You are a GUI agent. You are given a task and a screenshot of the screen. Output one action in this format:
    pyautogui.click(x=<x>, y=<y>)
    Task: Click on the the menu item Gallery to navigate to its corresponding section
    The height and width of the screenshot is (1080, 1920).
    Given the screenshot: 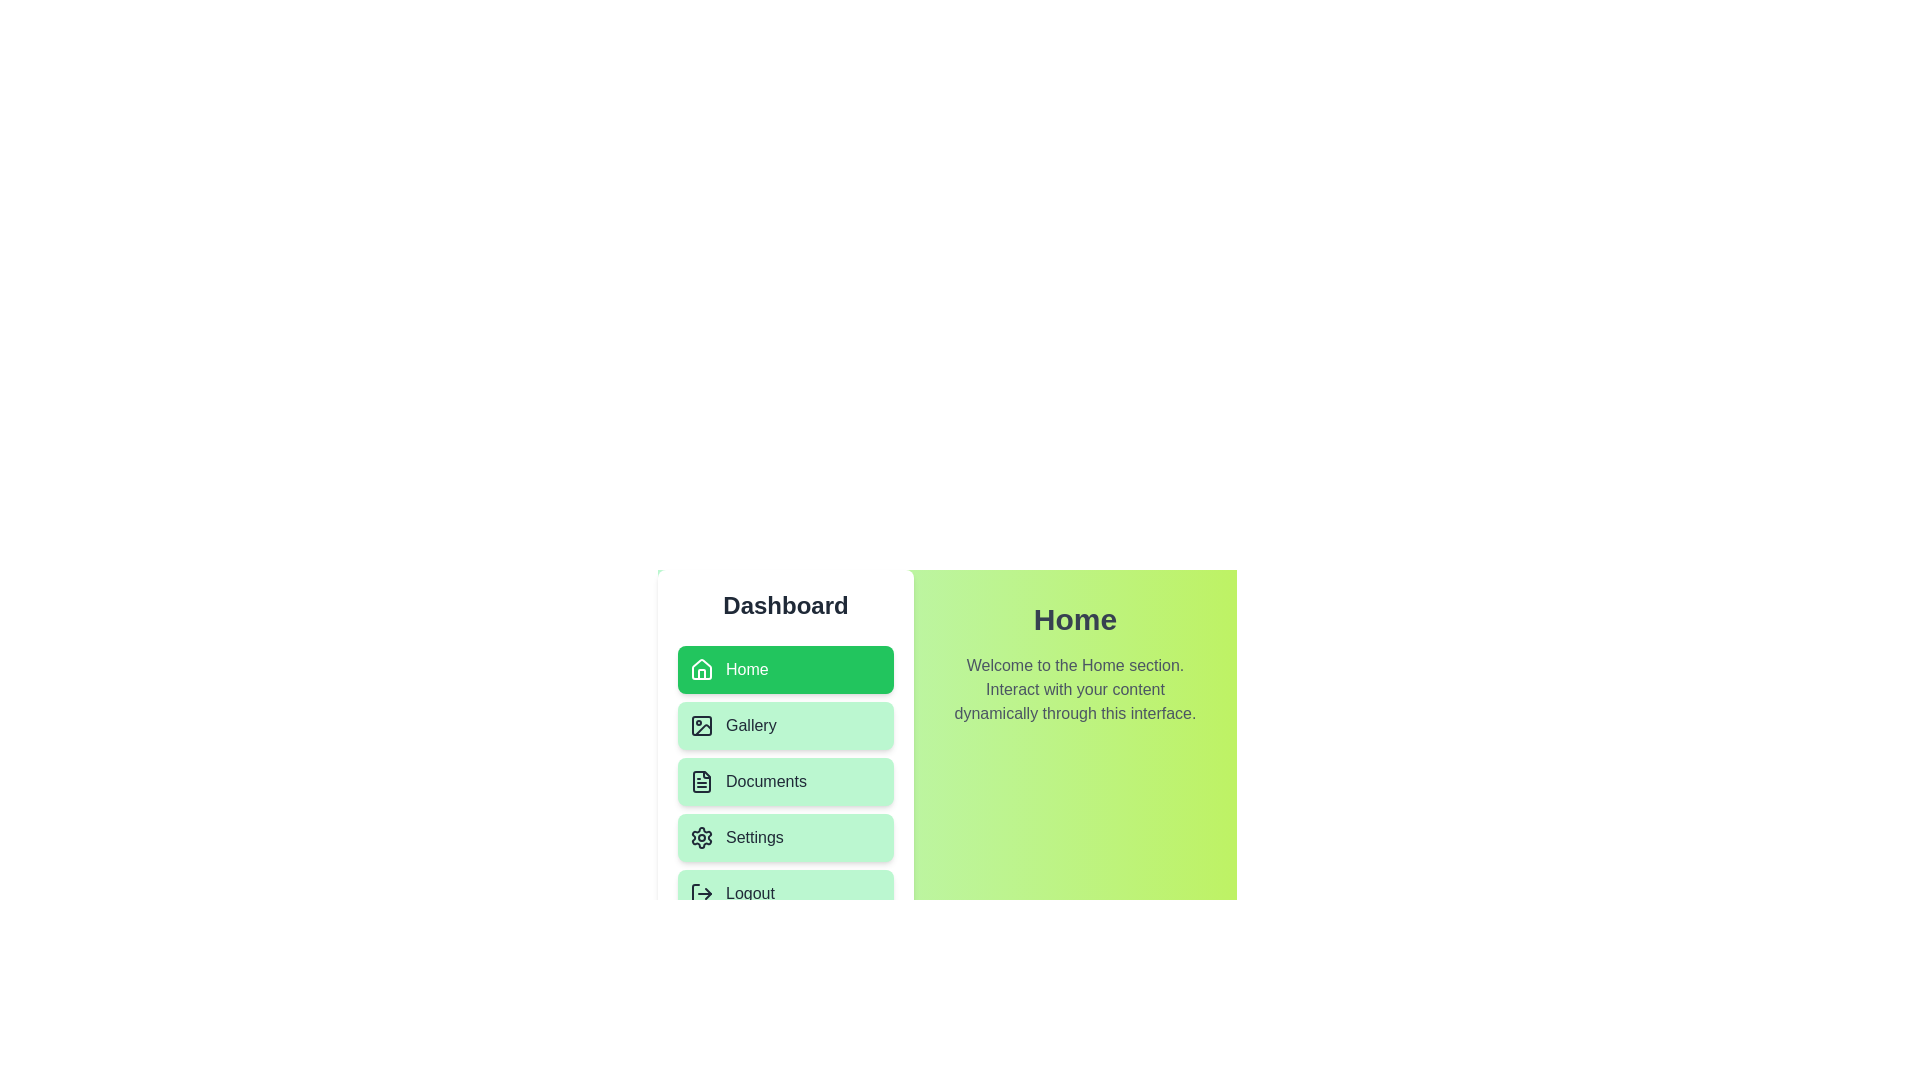 What is the action you would take?
    pyautogui.click(x=785, y=725)
    